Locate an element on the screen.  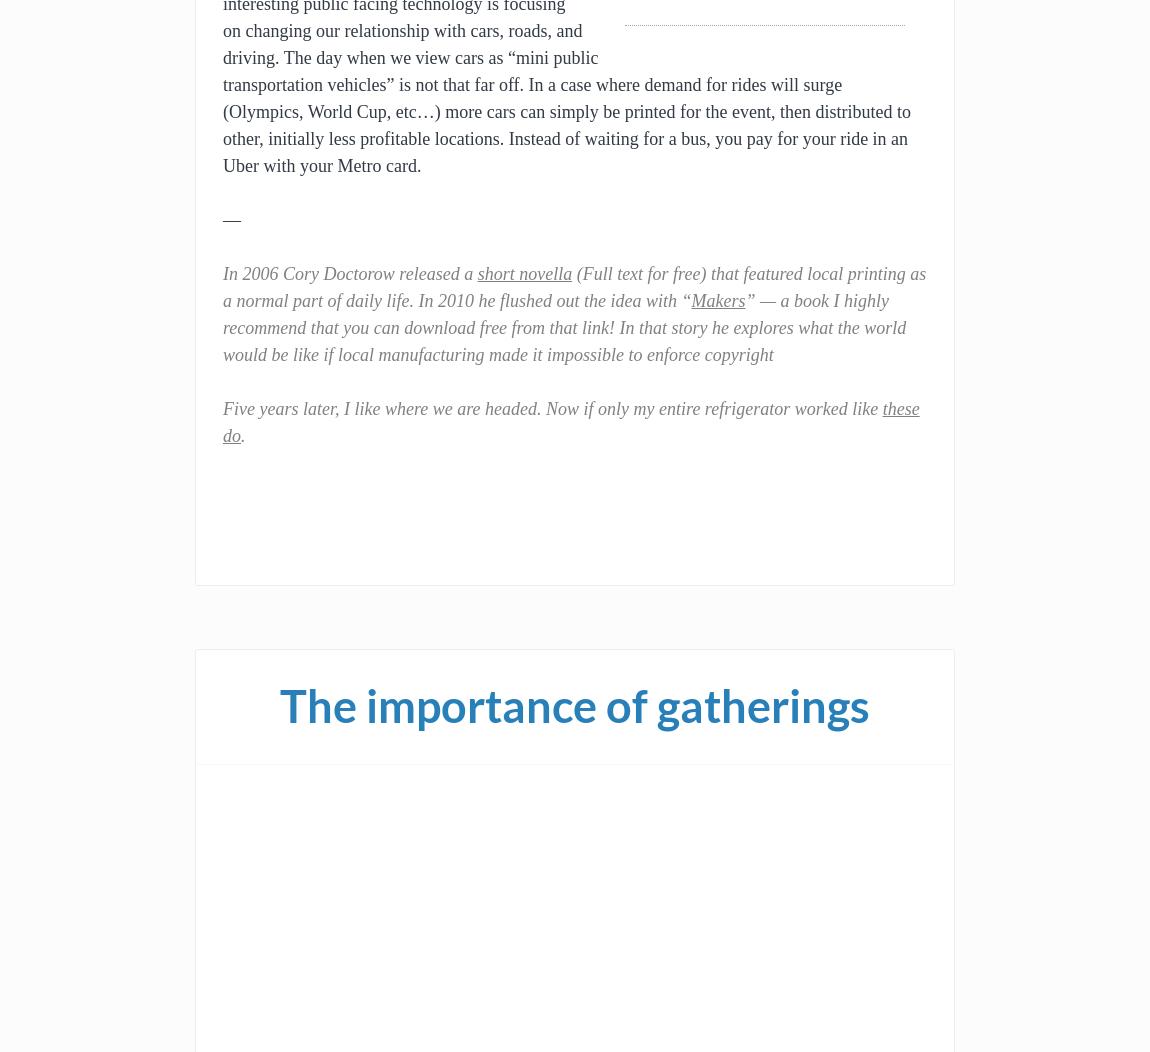
'” — a book I highly recommend that you can download free from that link! In that story he explores what the world would be like if local manufacturing made it impossible to enforce copyright' is located at coordinates (564, 327).